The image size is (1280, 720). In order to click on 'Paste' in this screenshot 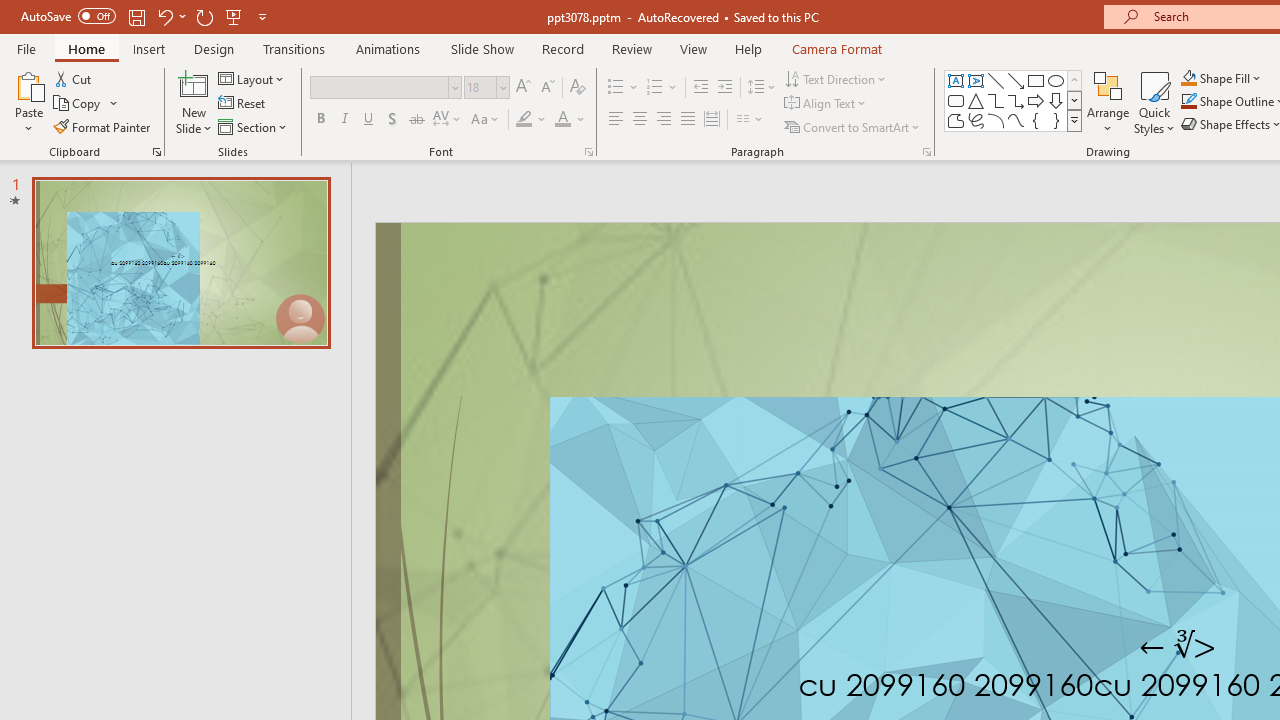, I will do `click(28, 84)`.